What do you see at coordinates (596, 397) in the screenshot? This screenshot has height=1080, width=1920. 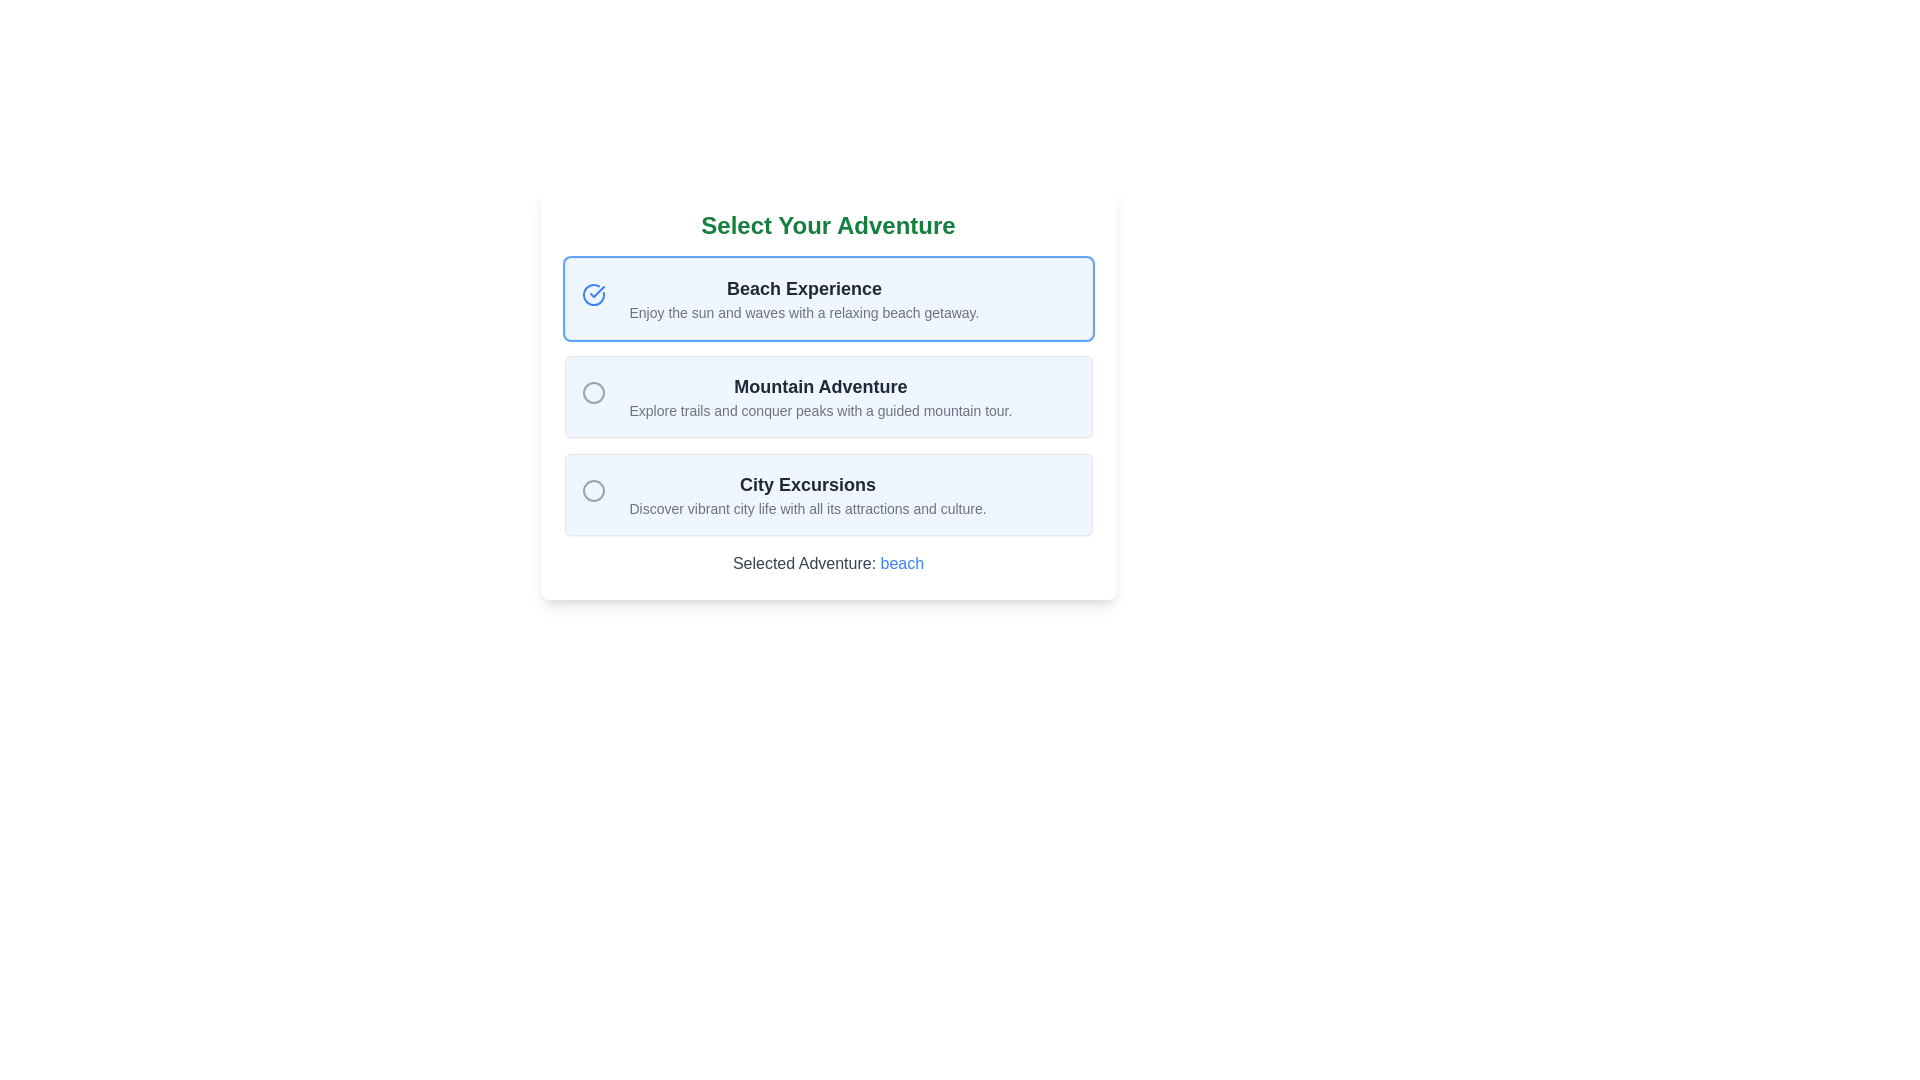 I see `the selection indicator, a small circular icon with a gray stroke, located to the left of the 'Mountain Adventure' option in the second option box` at bounding box center [596, 397].